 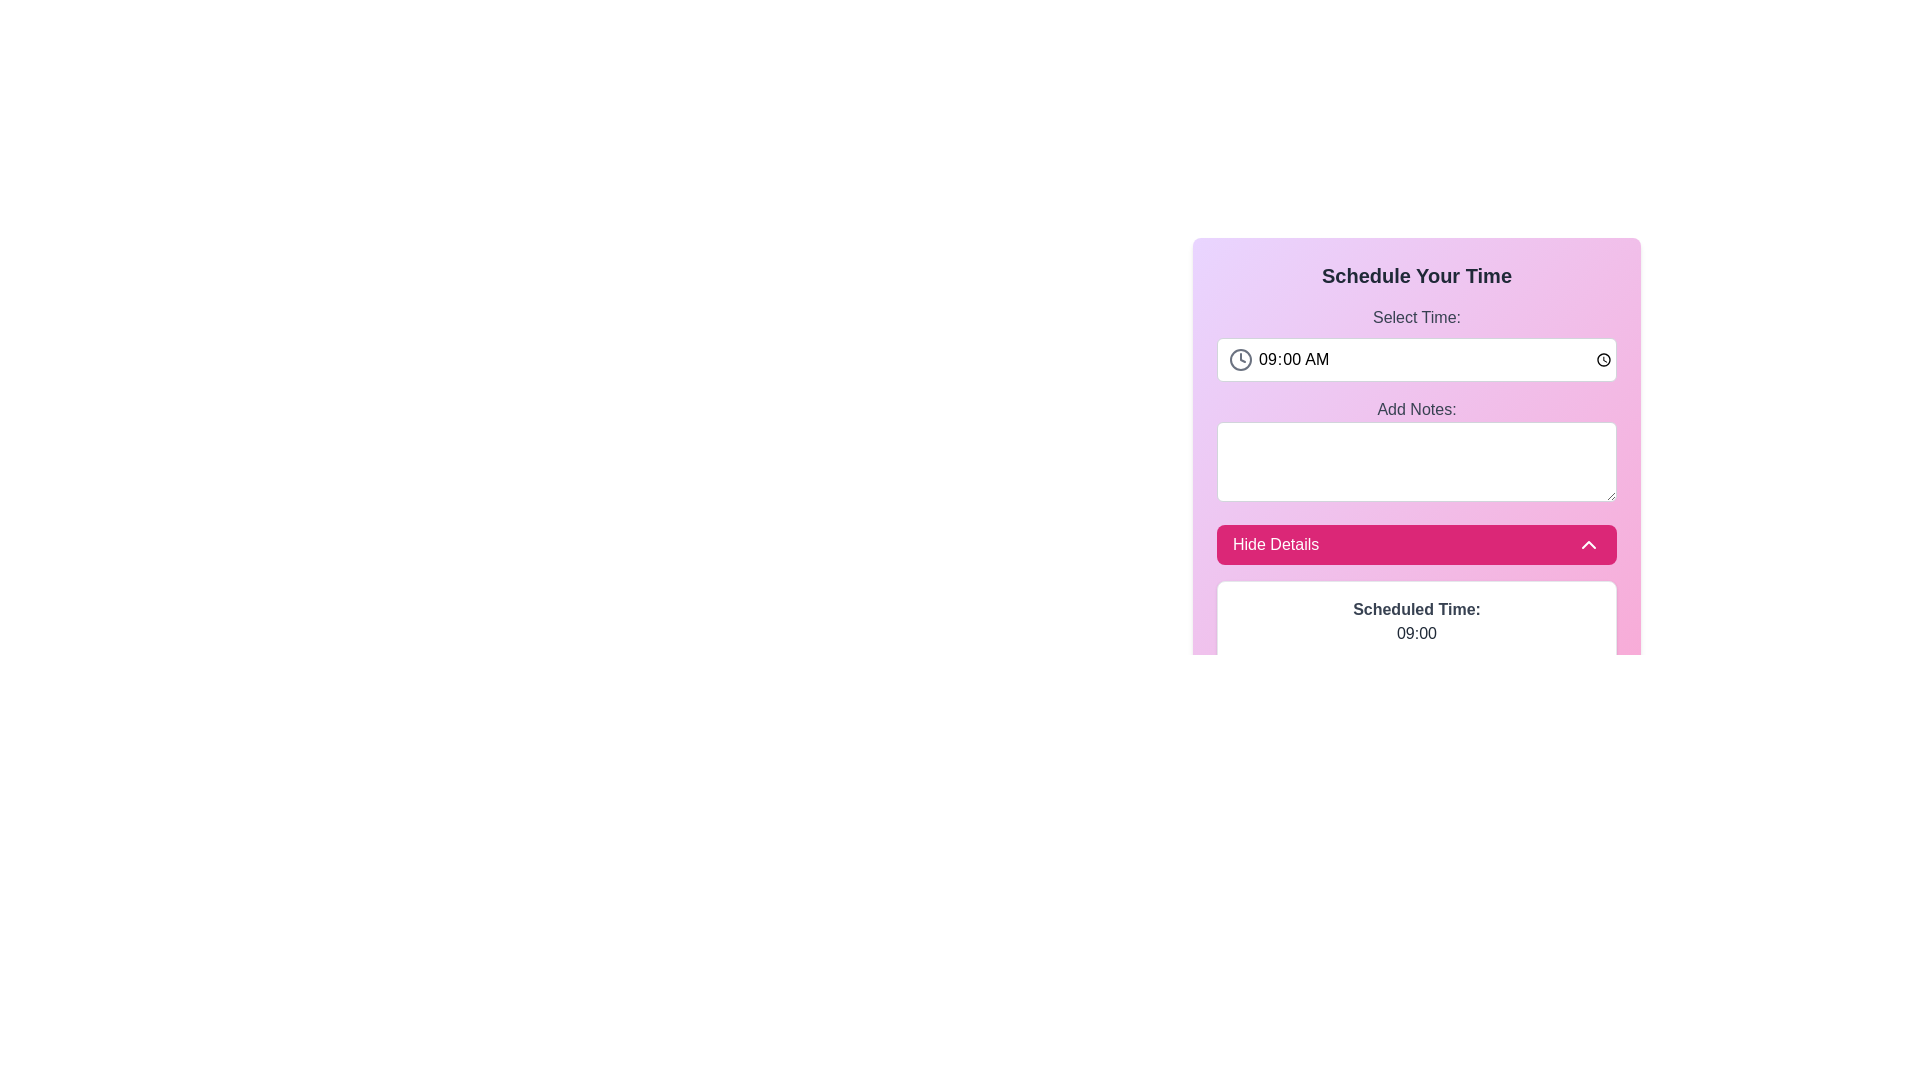 What do you see at coordinates (1415, 608) in the screenshot?
I see `the Text label that provides a descriptive title for the adjacent time value '09:00', located centrally above it within the interface` at bounding box center [1415, 608].